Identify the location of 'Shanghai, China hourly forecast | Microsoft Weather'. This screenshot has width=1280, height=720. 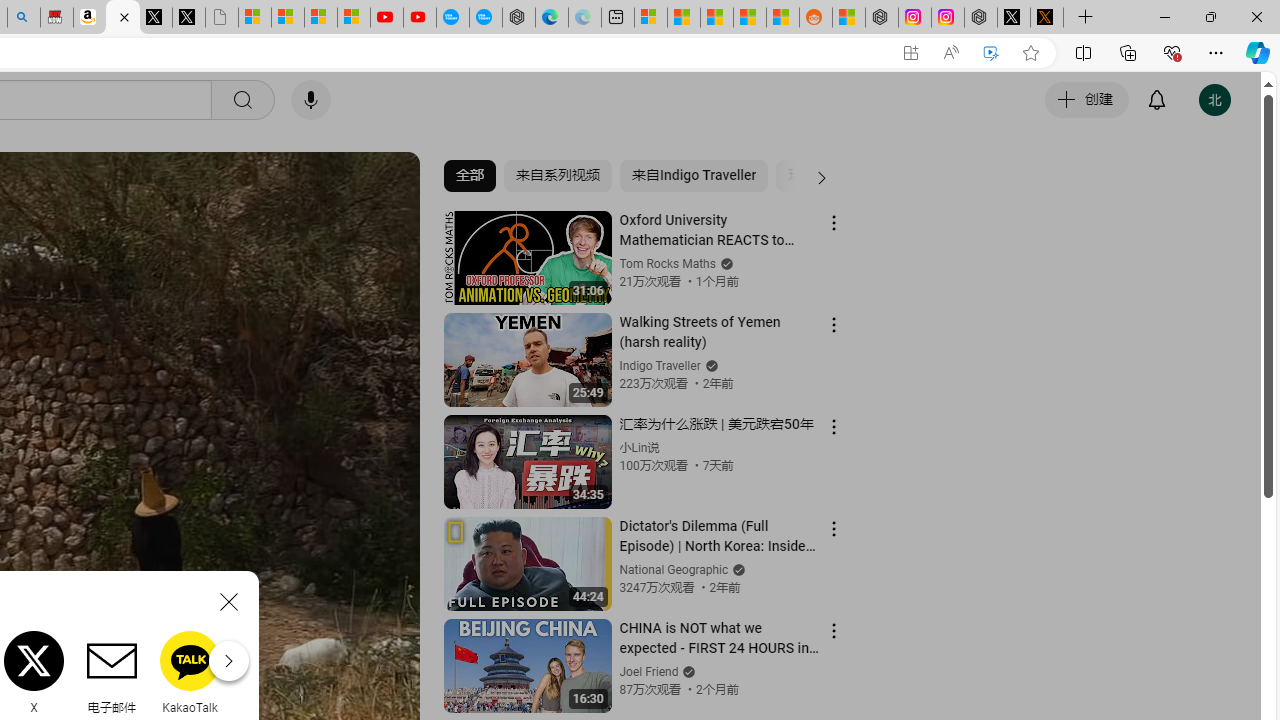
(717, 17).